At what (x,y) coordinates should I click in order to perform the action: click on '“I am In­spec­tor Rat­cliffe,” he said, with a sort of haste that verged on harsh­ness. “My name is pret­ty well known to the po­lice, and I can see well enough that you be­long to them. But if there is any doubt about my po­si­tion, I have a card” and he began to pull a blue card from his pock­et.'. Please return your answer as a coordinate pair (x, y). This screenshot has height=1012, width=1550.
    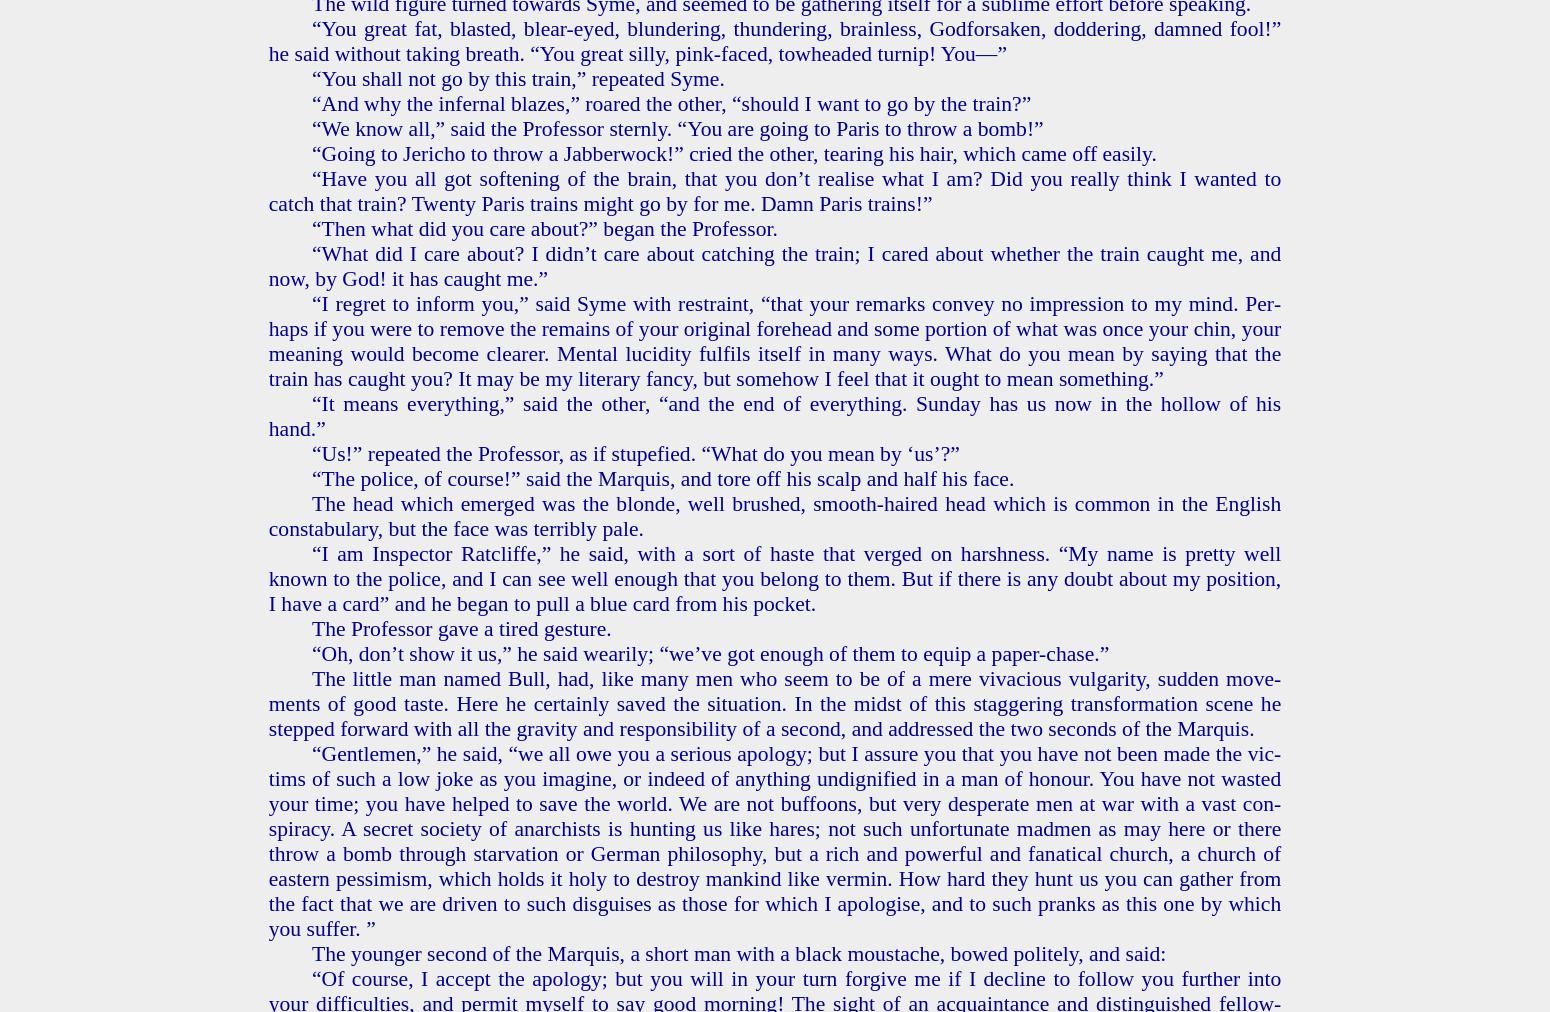
    Looking at the image, I should click on (774, 576).